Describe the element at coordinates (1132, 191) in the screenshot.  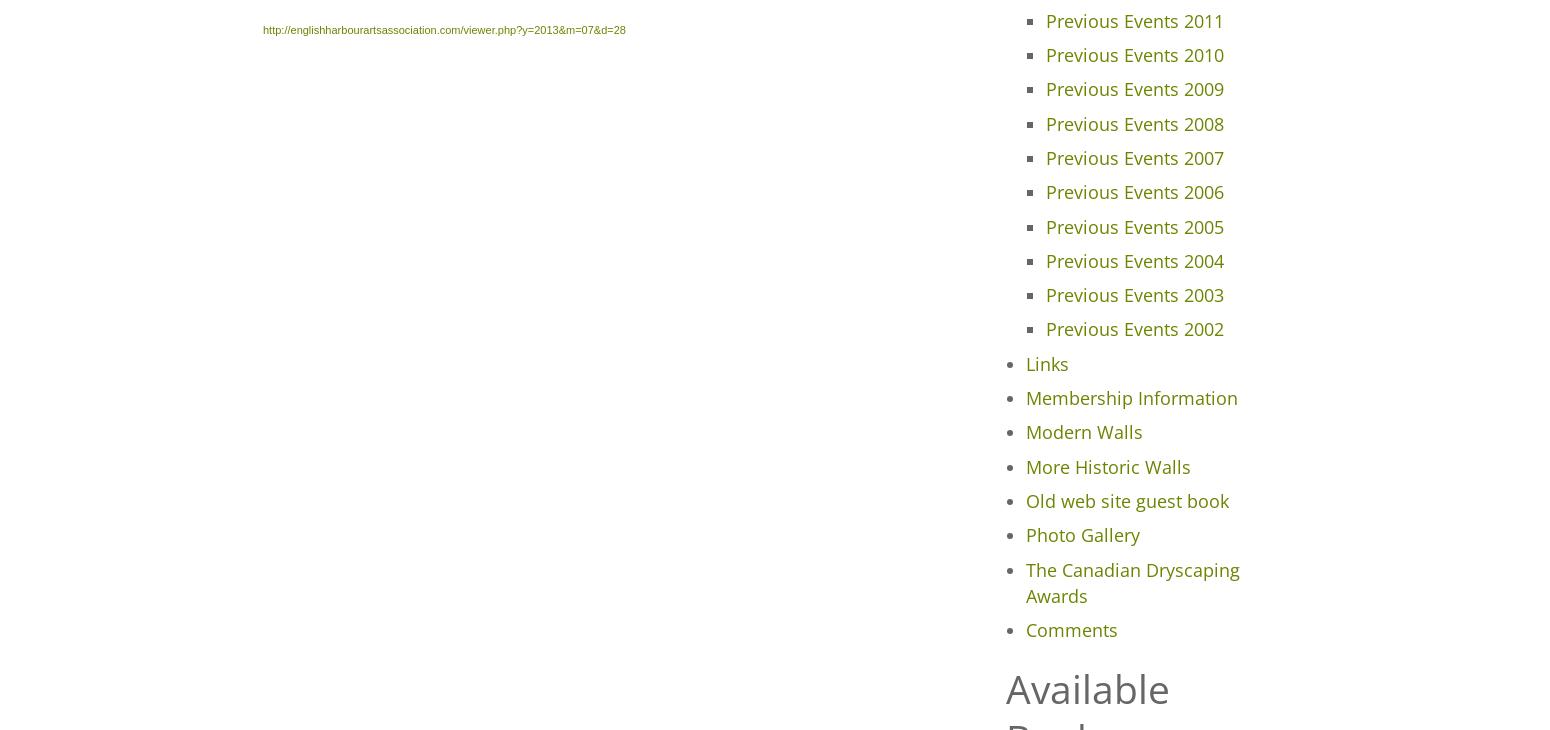
I see `'Previous Events 2006'` at that location.